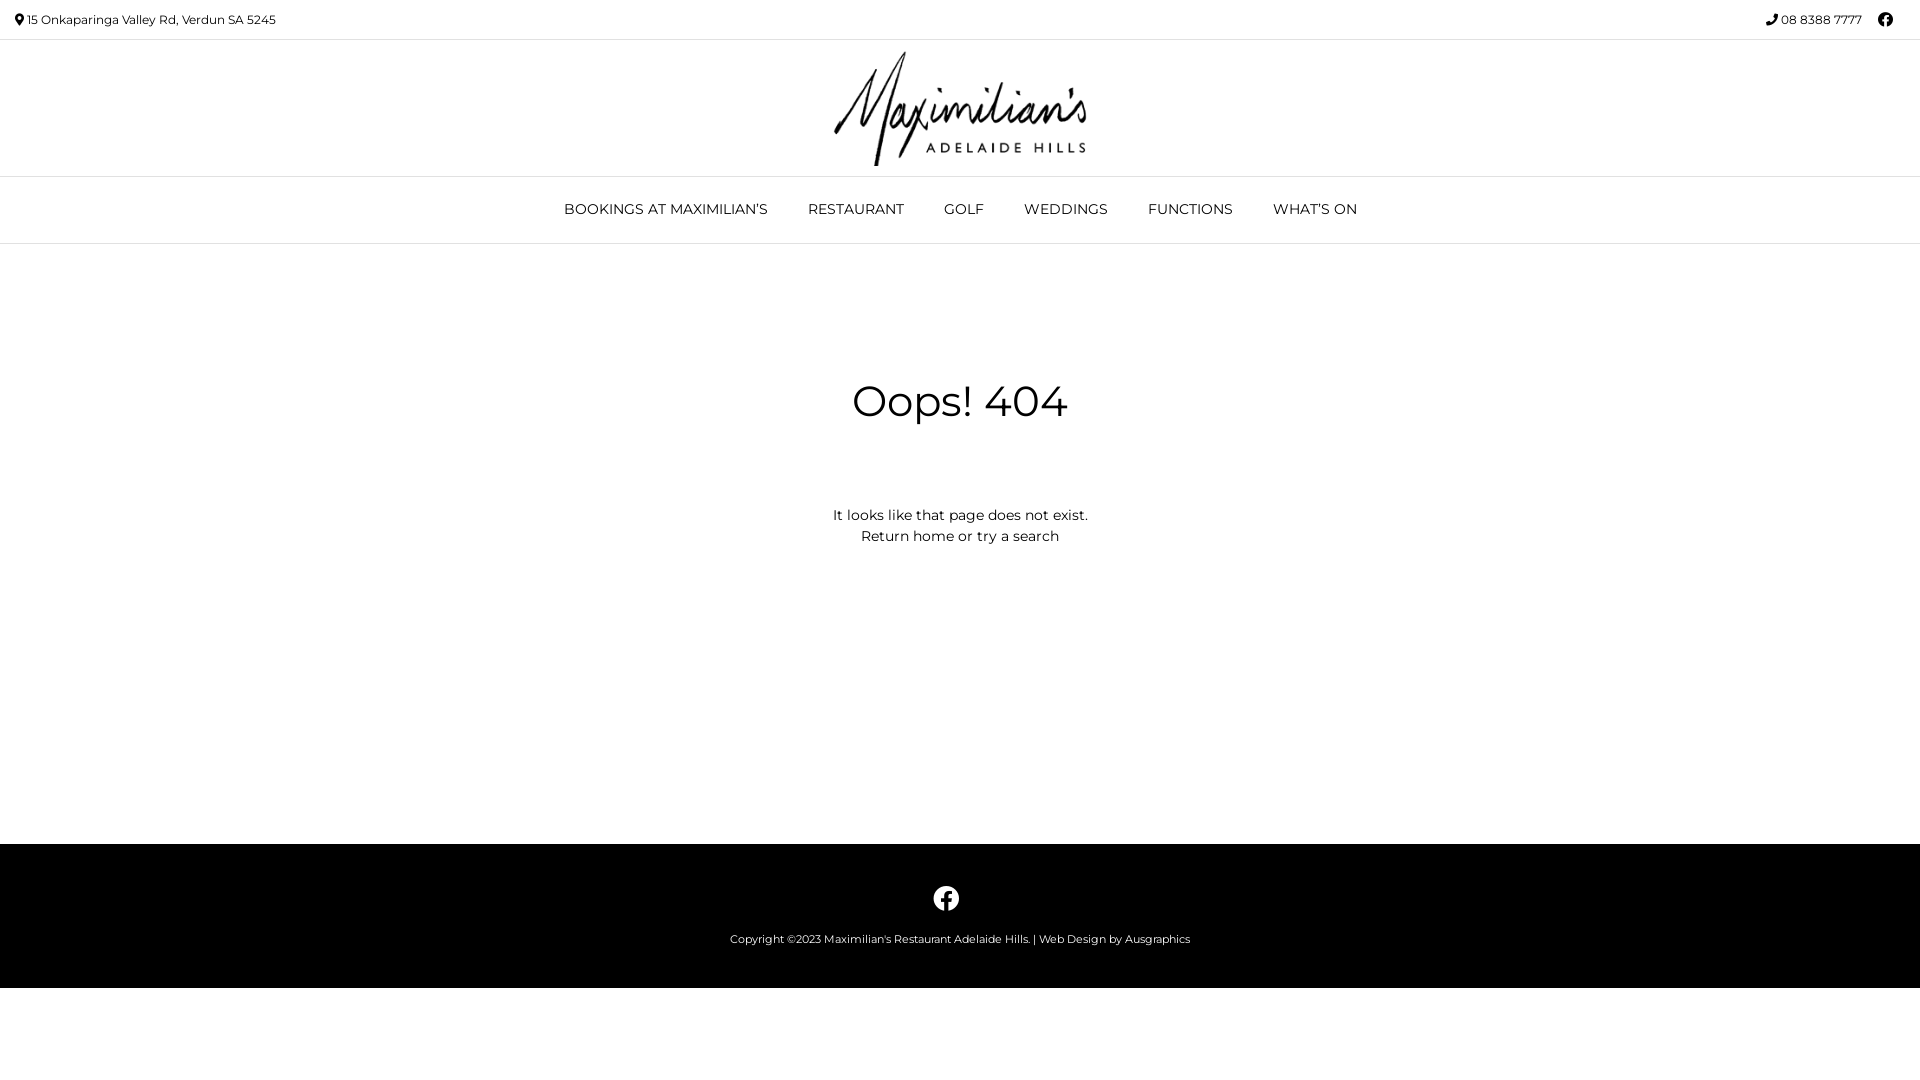 The width and height of the screenshot is (1920, 1080). Describe the element at coordinates (0, 0) in the screenshot. I see `'Skip to content'` at that location.